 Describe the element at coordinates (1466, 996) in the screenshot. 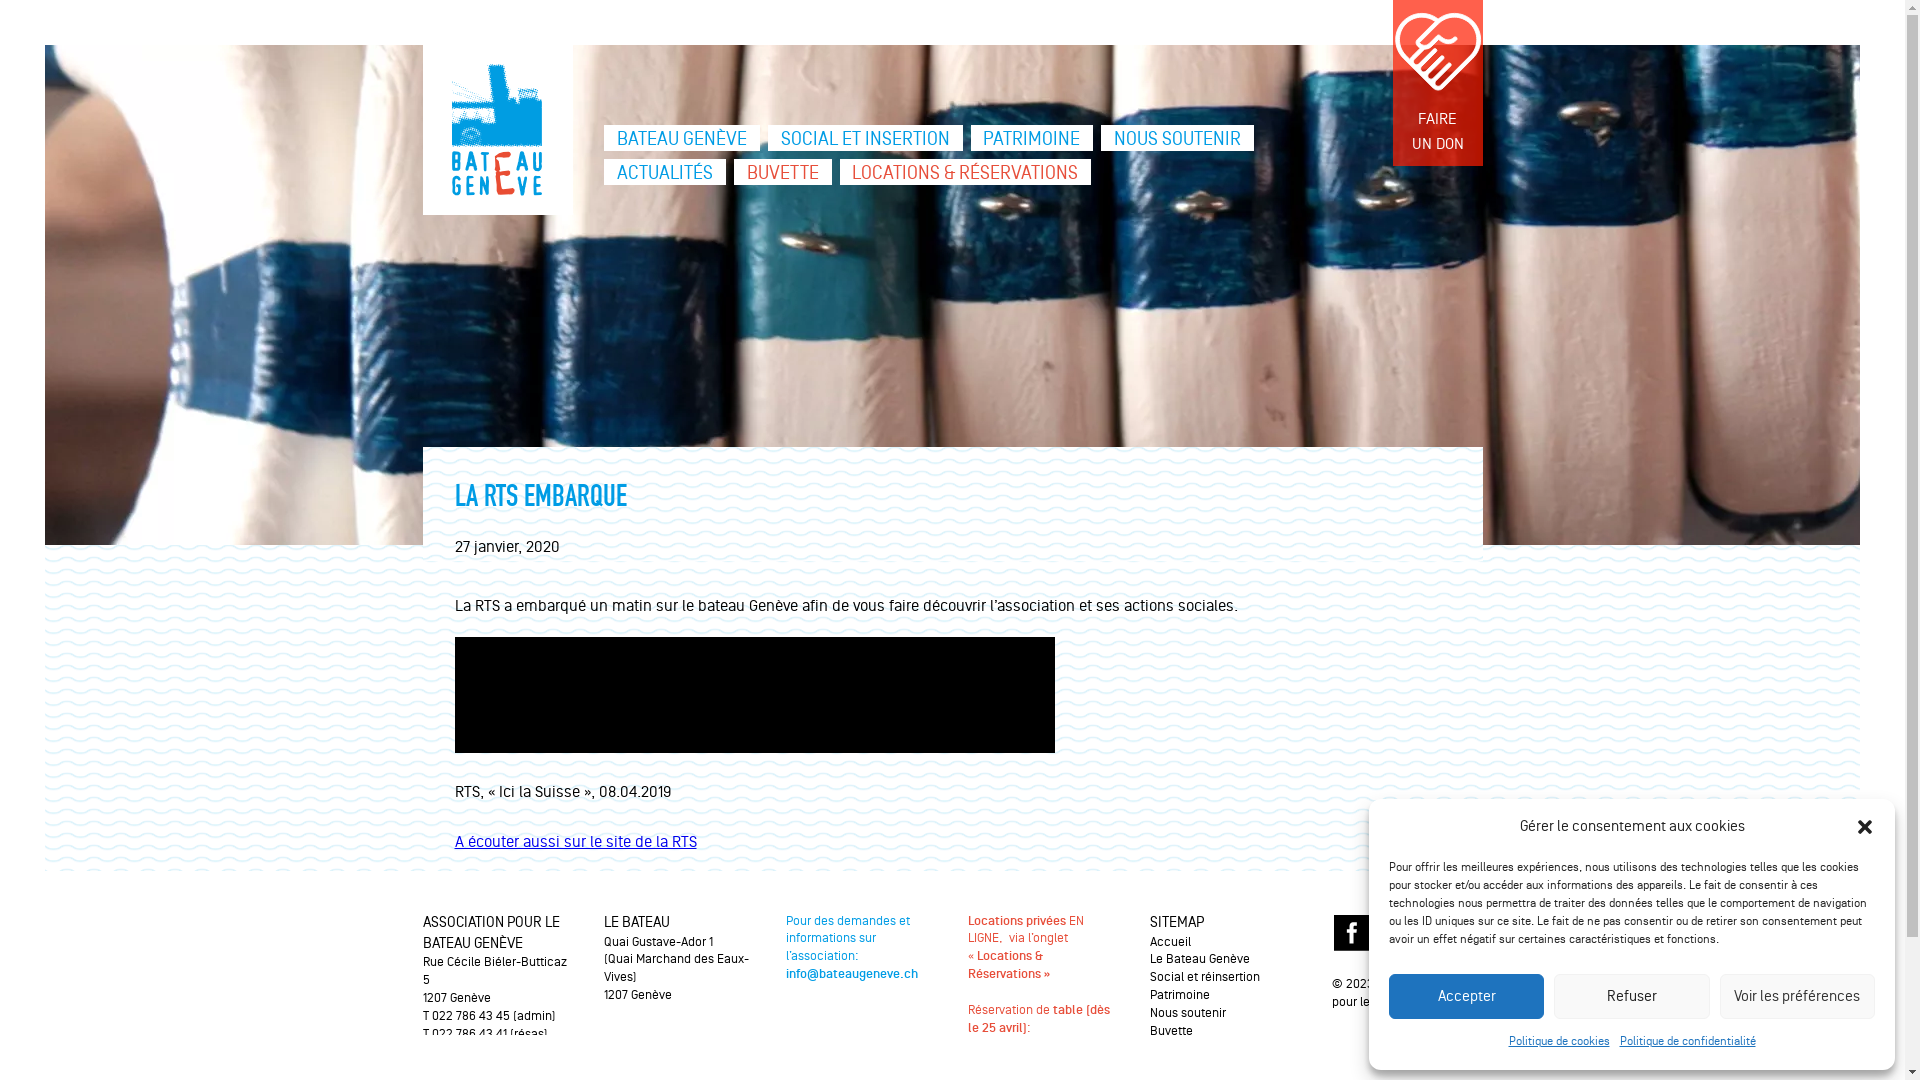

I see `'Accepter'` at that location.